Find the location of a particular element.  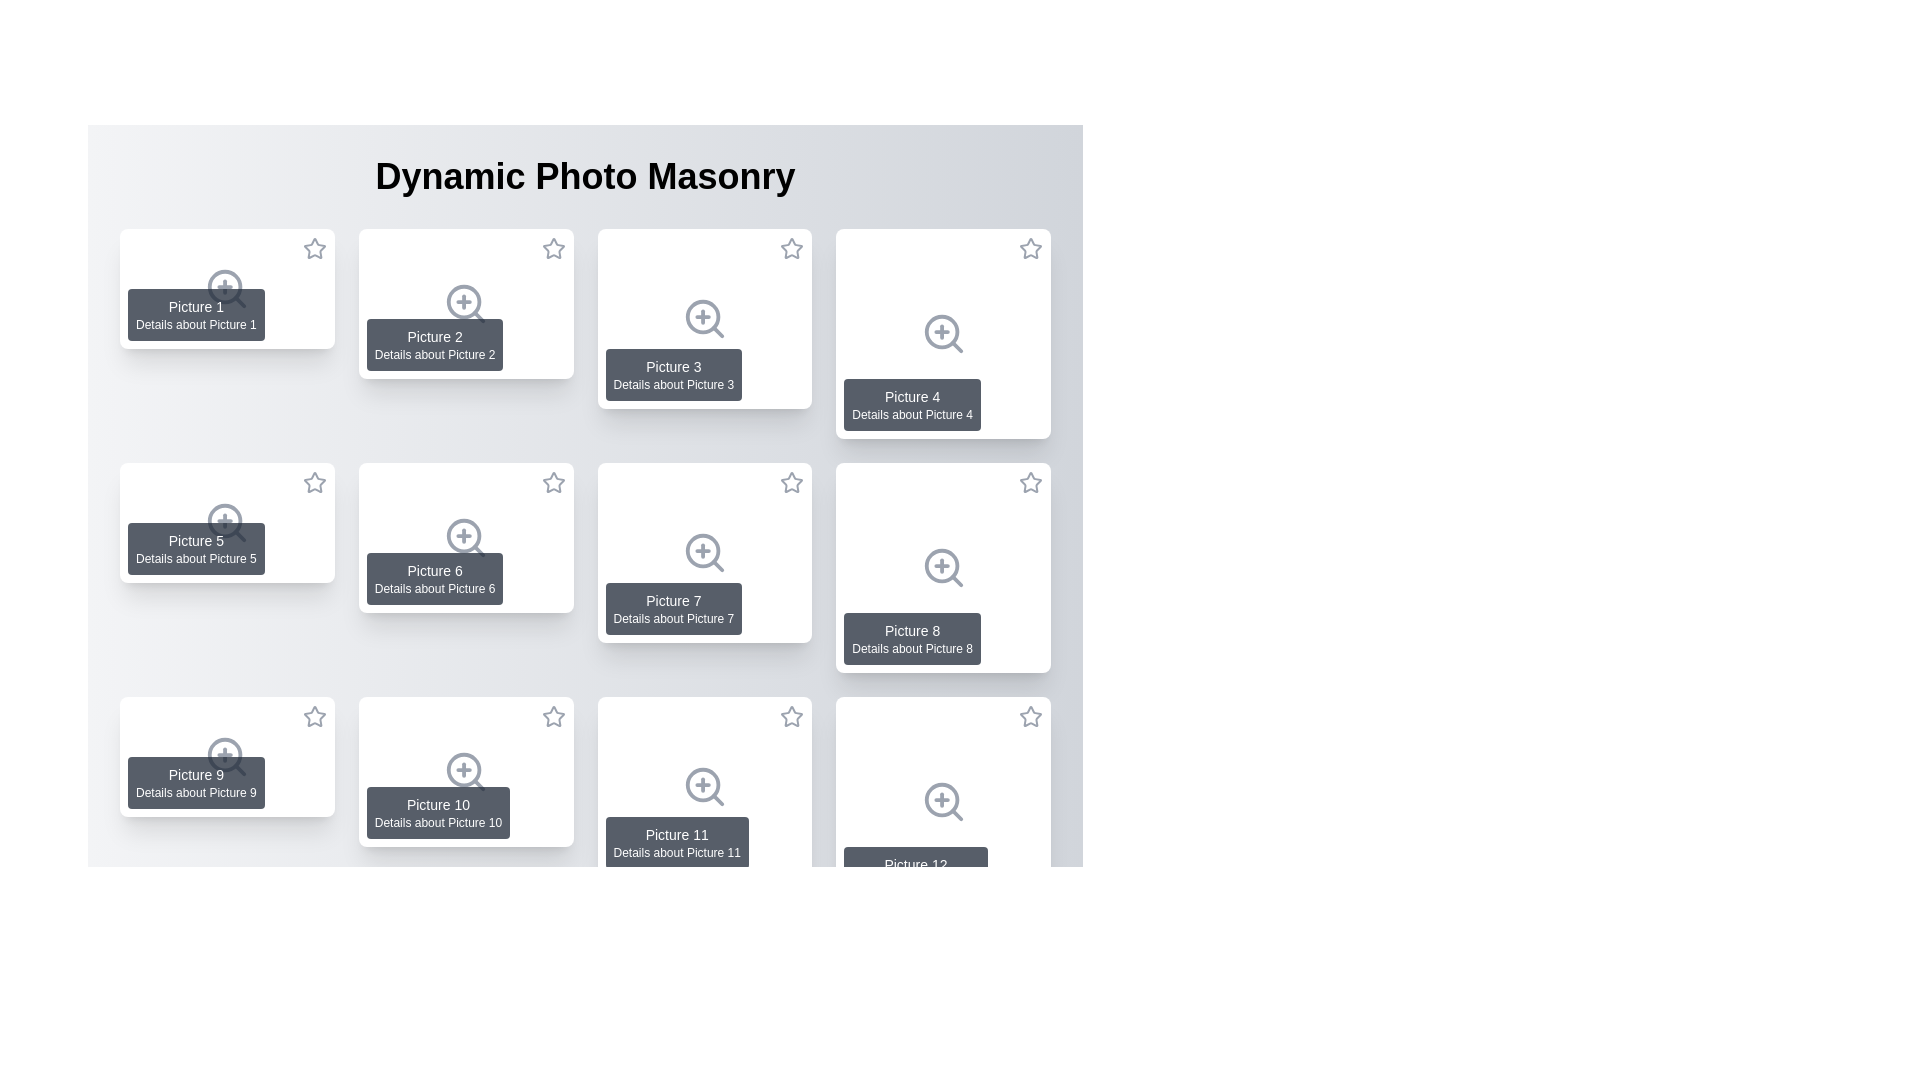

the gray outlined star icon located at the top-right corner of the card labeled 'Picture 2' is located at coordinates (553, 248).